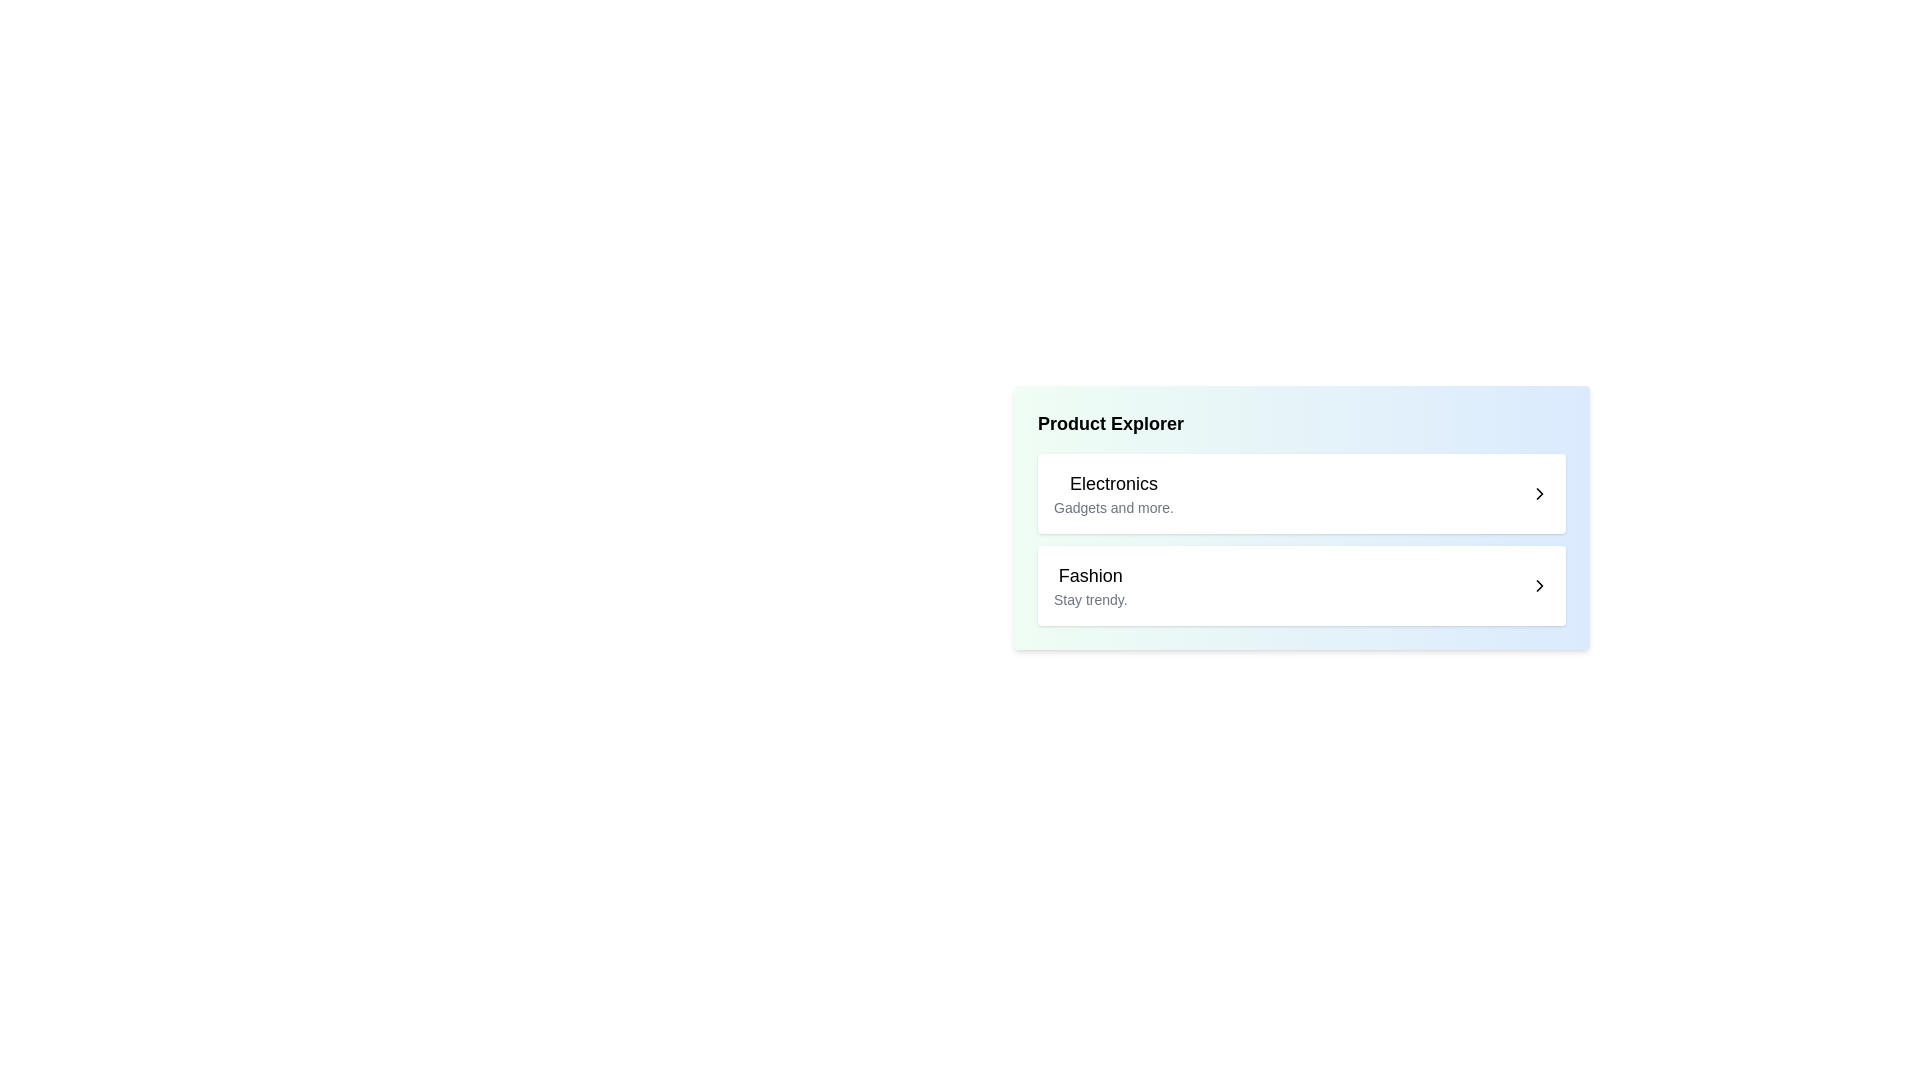 The image size is (1920, 1080). Describe the element at coordinates (1539, 585) in the screenshot. I see `the navigation icon located at the extreme right edge of the 'Fashion Stay trendy.' item block to initiate navigation` at that location.